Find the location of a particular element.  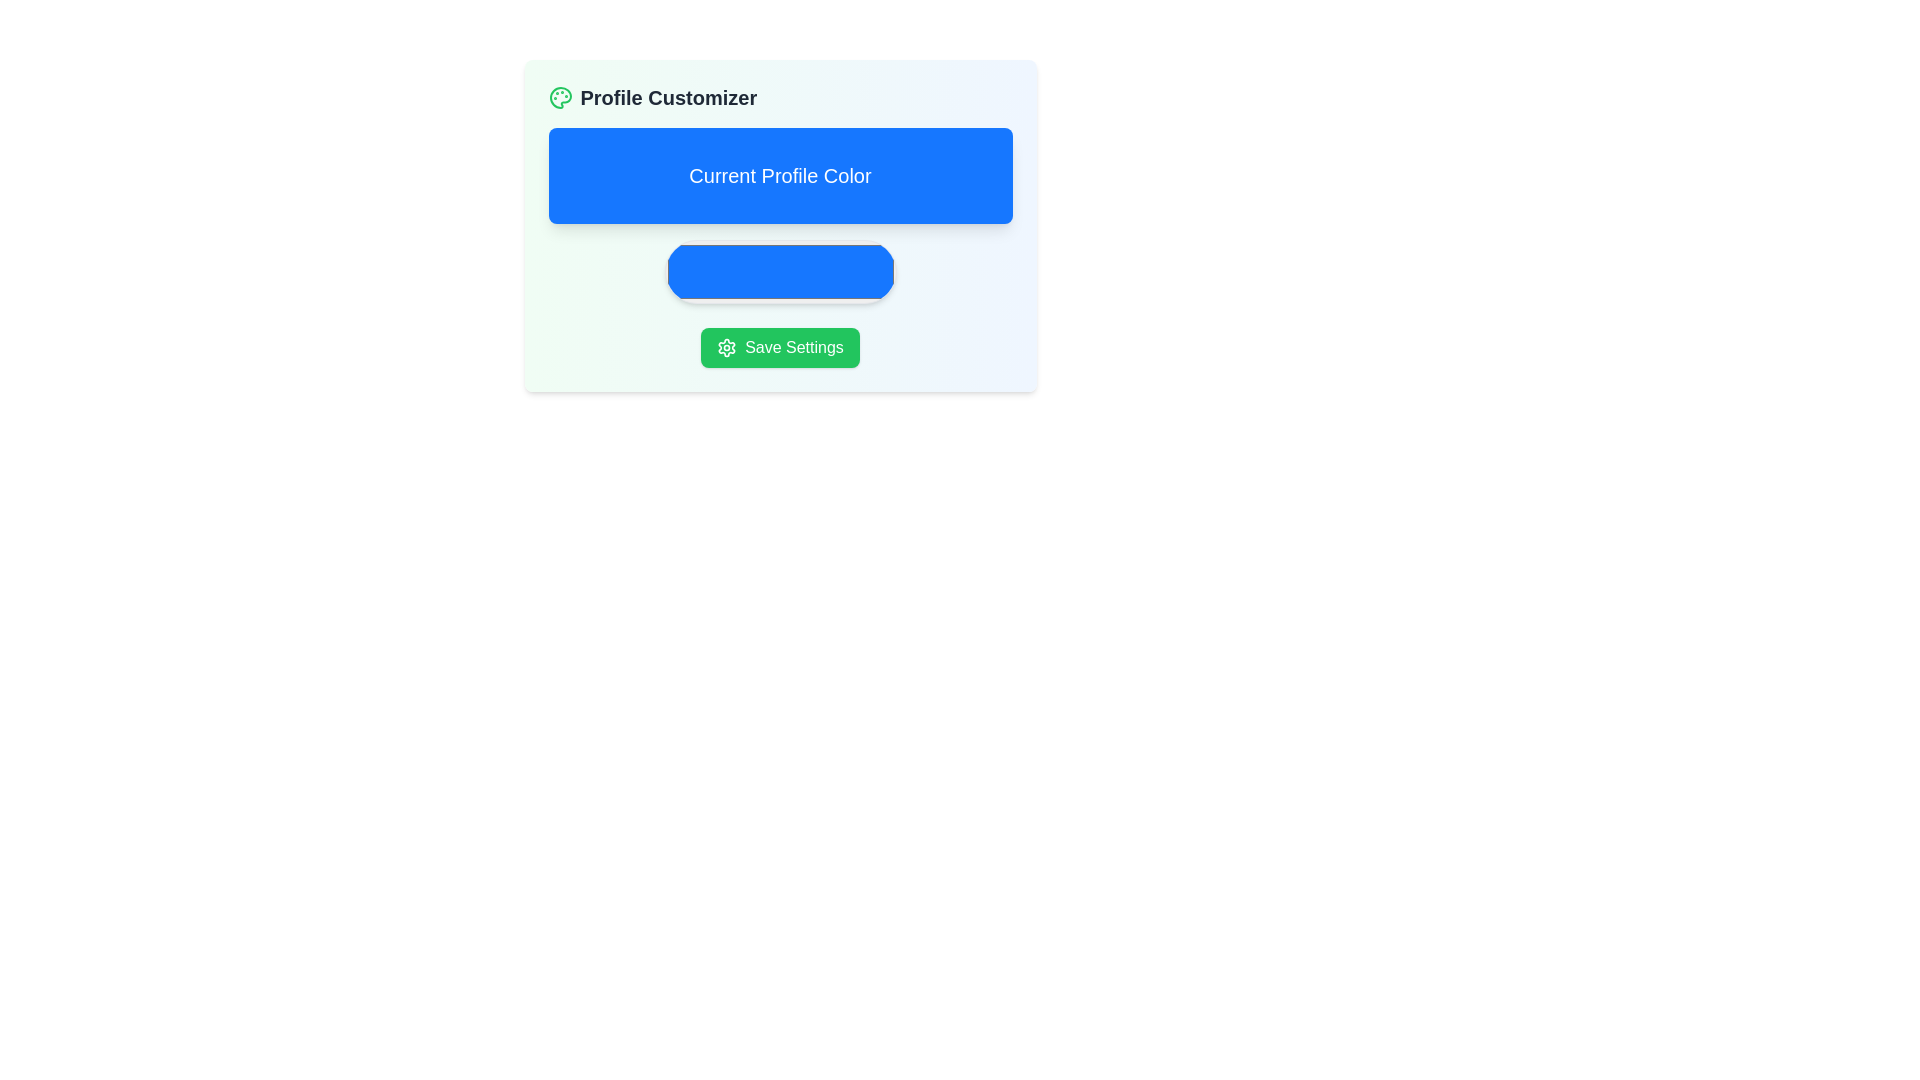

the palette icon with green outlines and colorful circles, located in the header section labeled 'Profile Customizer', positioned to the left of the text heading is located at coordinates (560, 97).